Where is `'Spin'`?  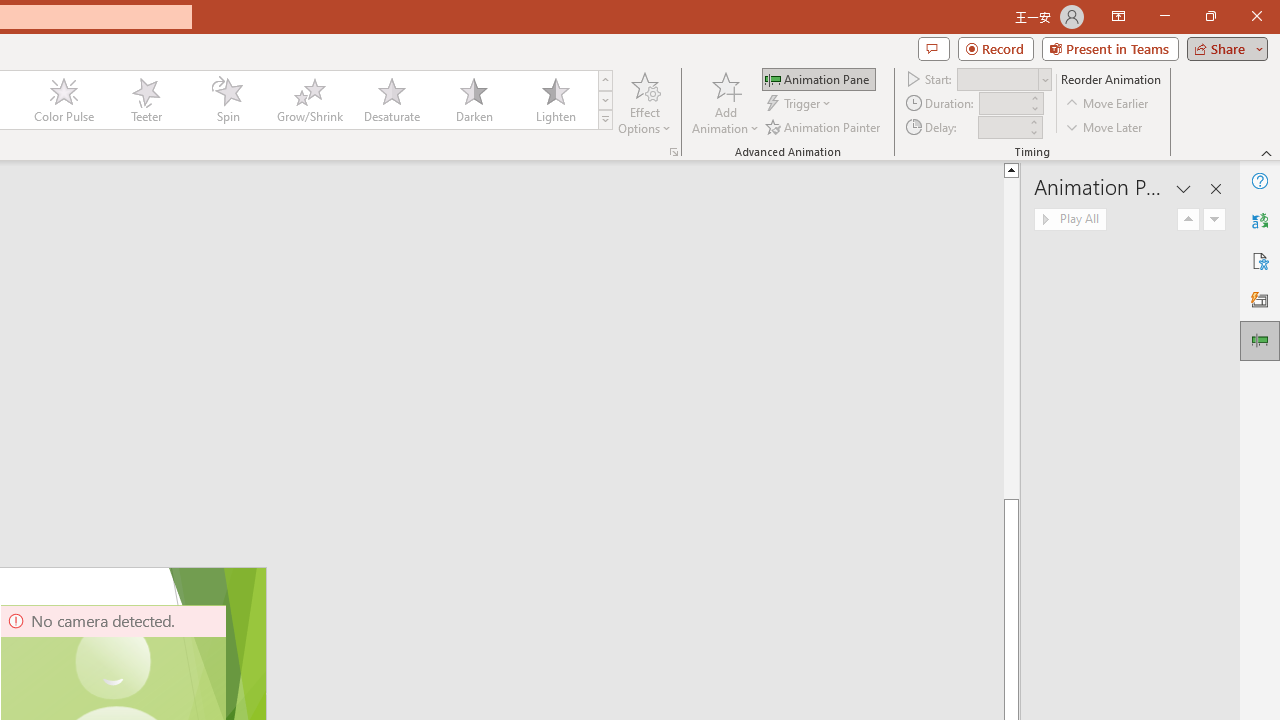 'Spin' is located at coordinates (227, 100).